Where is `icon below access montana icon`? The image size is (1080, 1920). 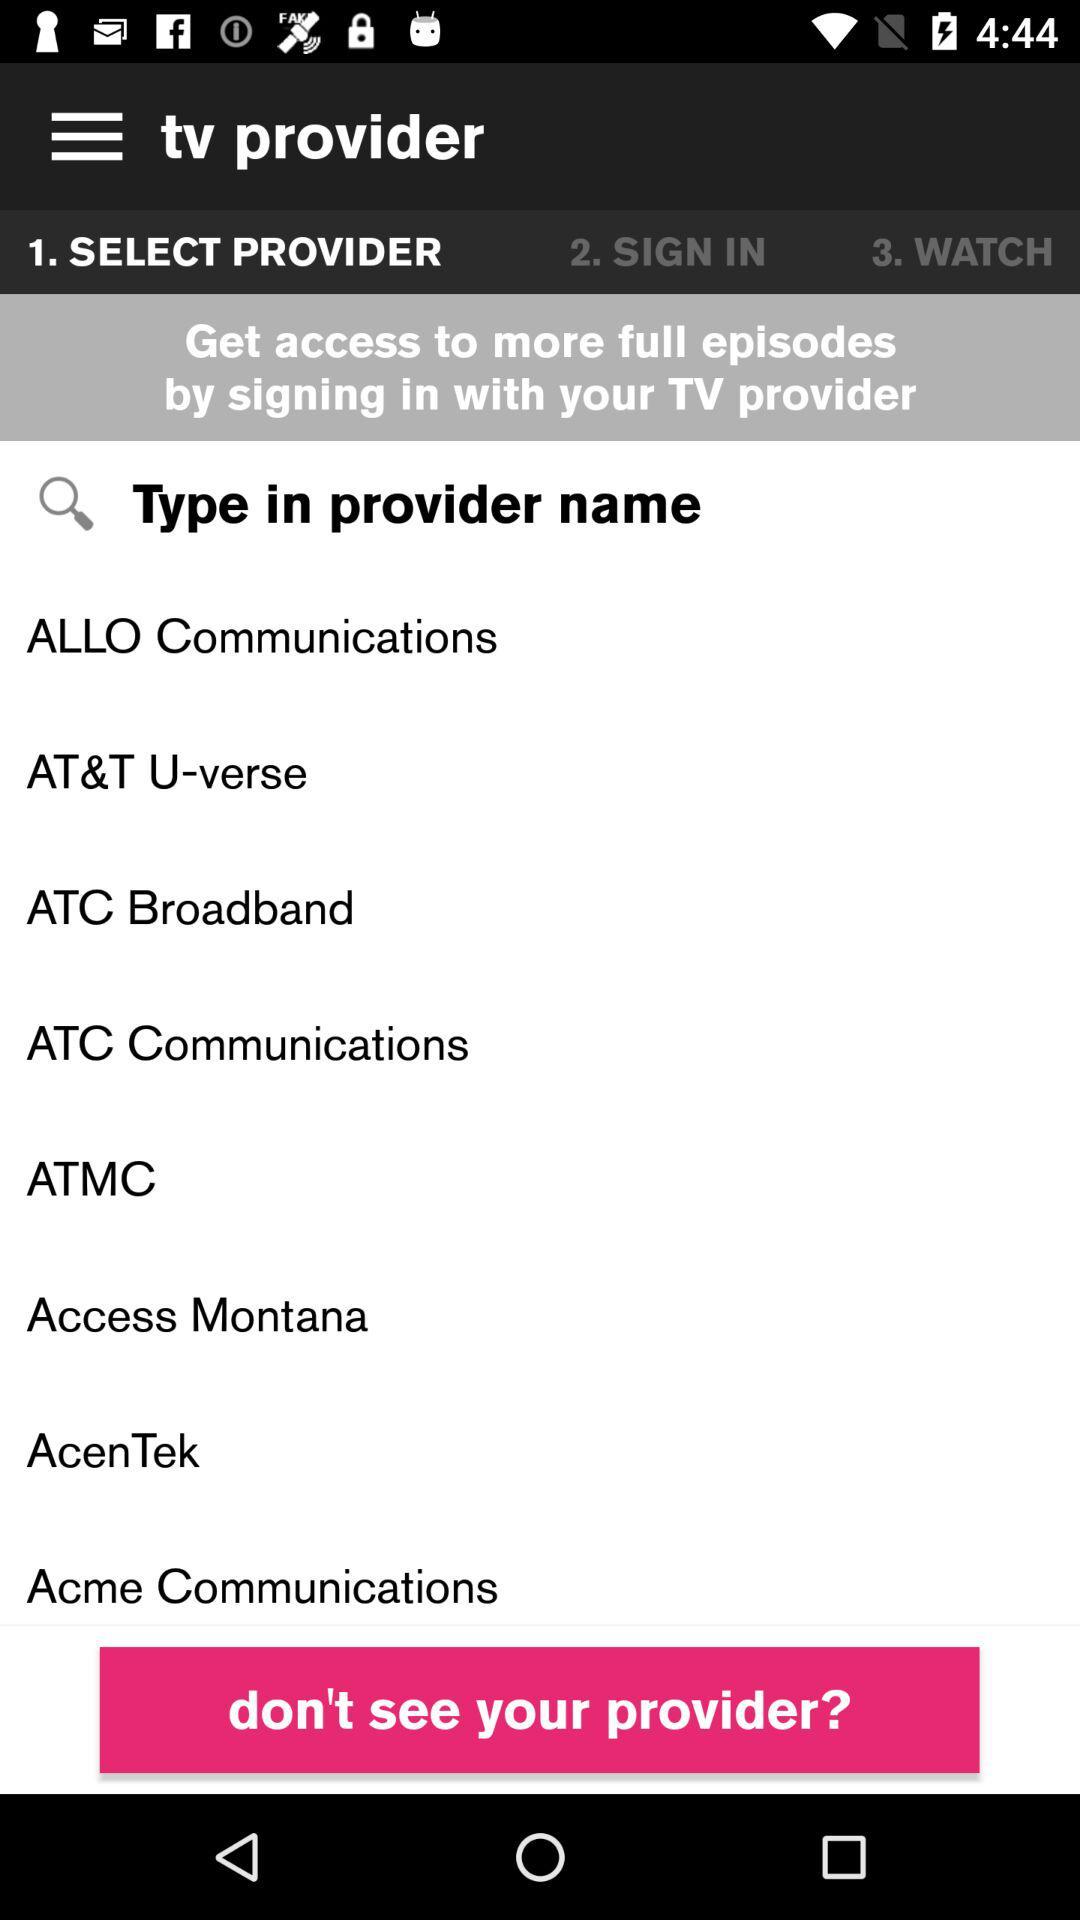 icon below access montana icon is located at coordinates (540, 1449).